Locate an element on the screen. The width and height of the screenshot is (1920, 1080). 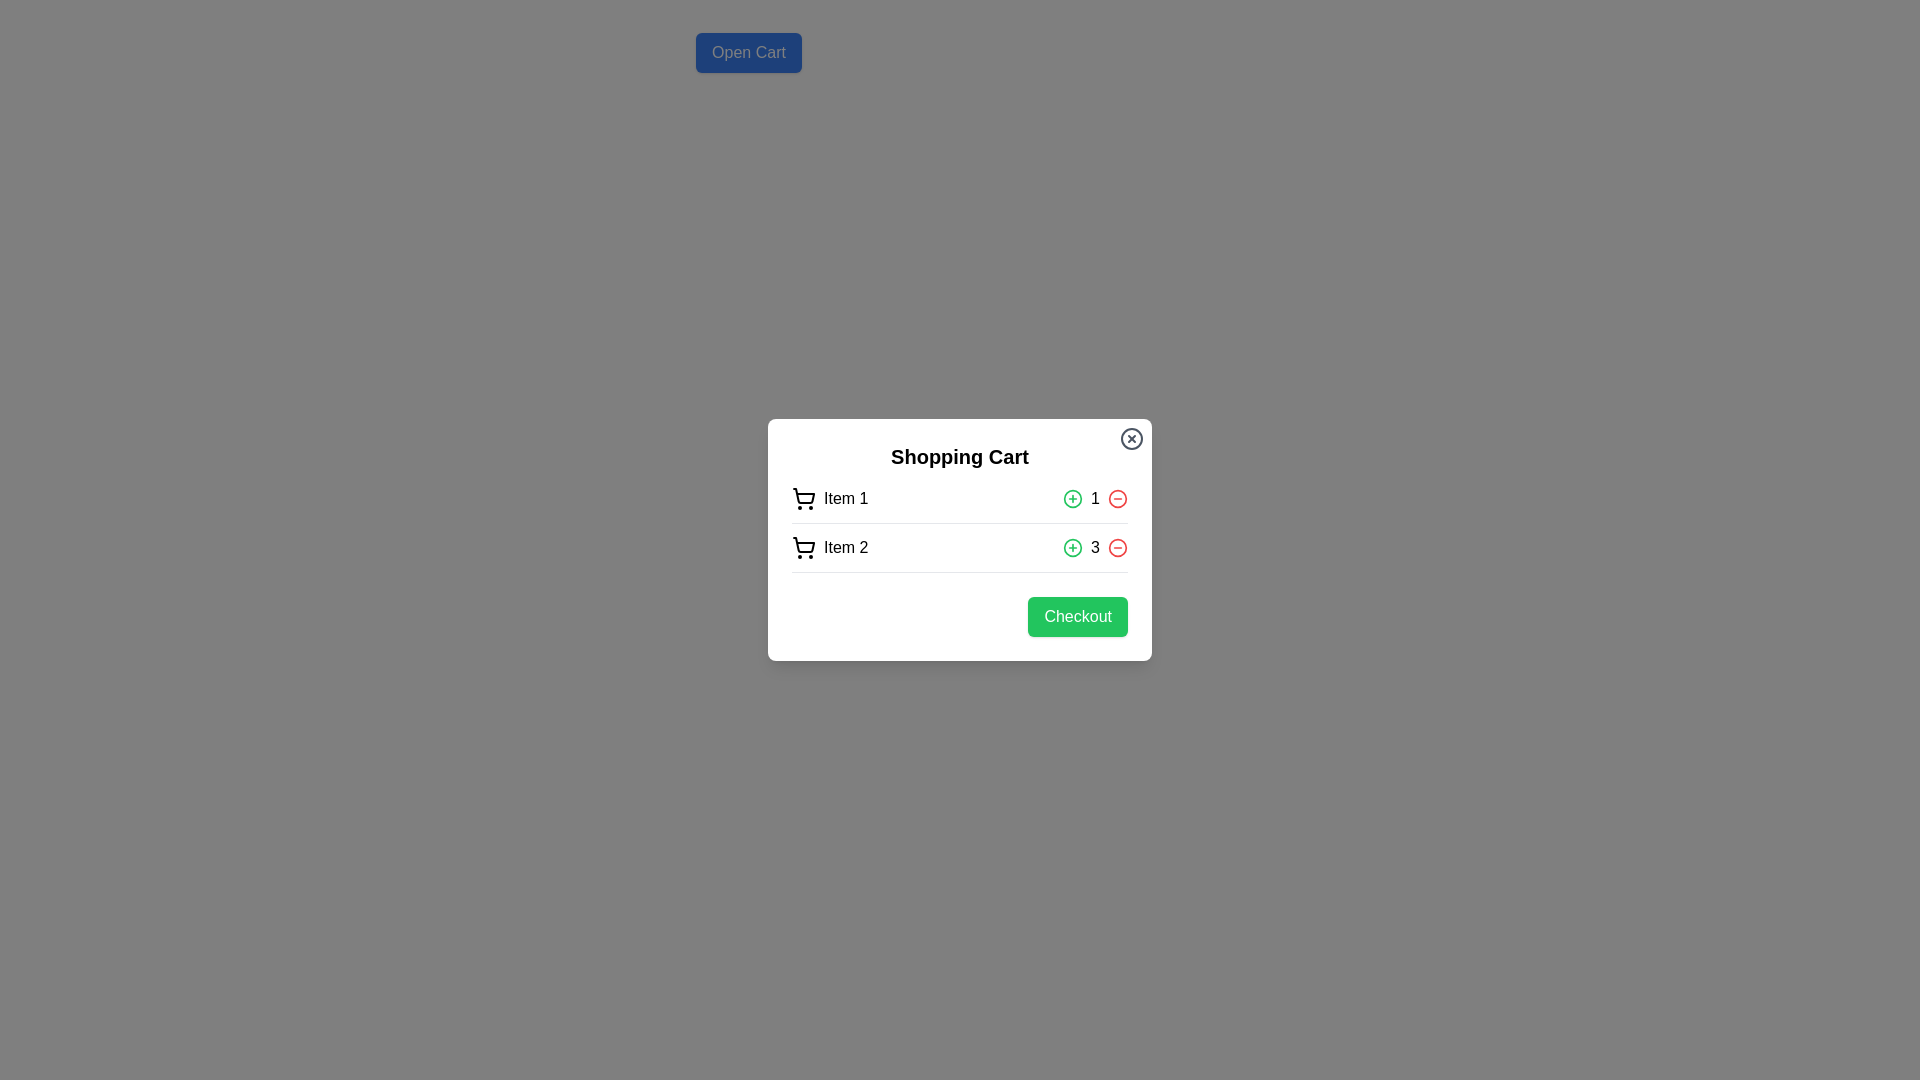
the small black shopping cart icon located to the left of the 'Item 1' text in the shopping cart interface is located at coordinates (804, 497).